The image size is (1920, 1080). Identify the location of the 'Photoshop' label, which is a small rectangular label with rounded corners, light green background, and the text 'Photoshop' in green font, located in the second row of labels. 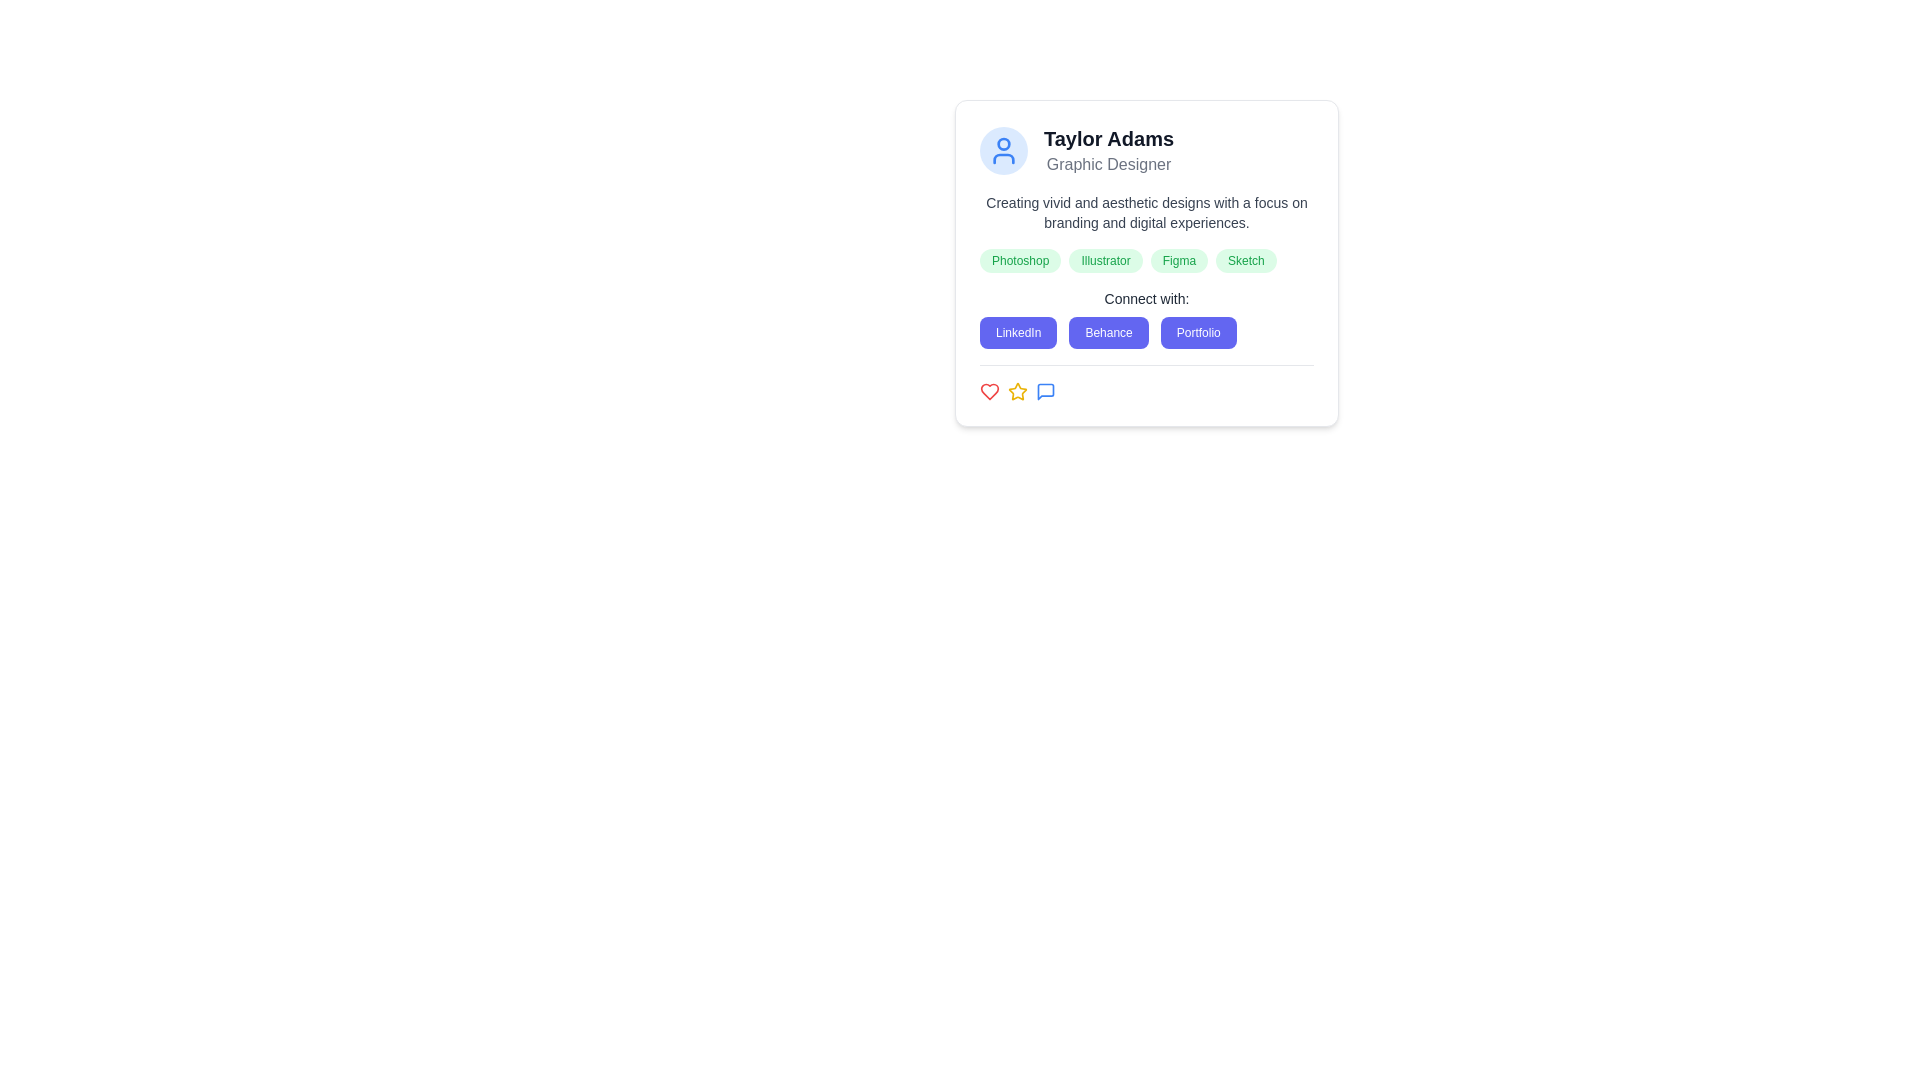
(1020, 260).